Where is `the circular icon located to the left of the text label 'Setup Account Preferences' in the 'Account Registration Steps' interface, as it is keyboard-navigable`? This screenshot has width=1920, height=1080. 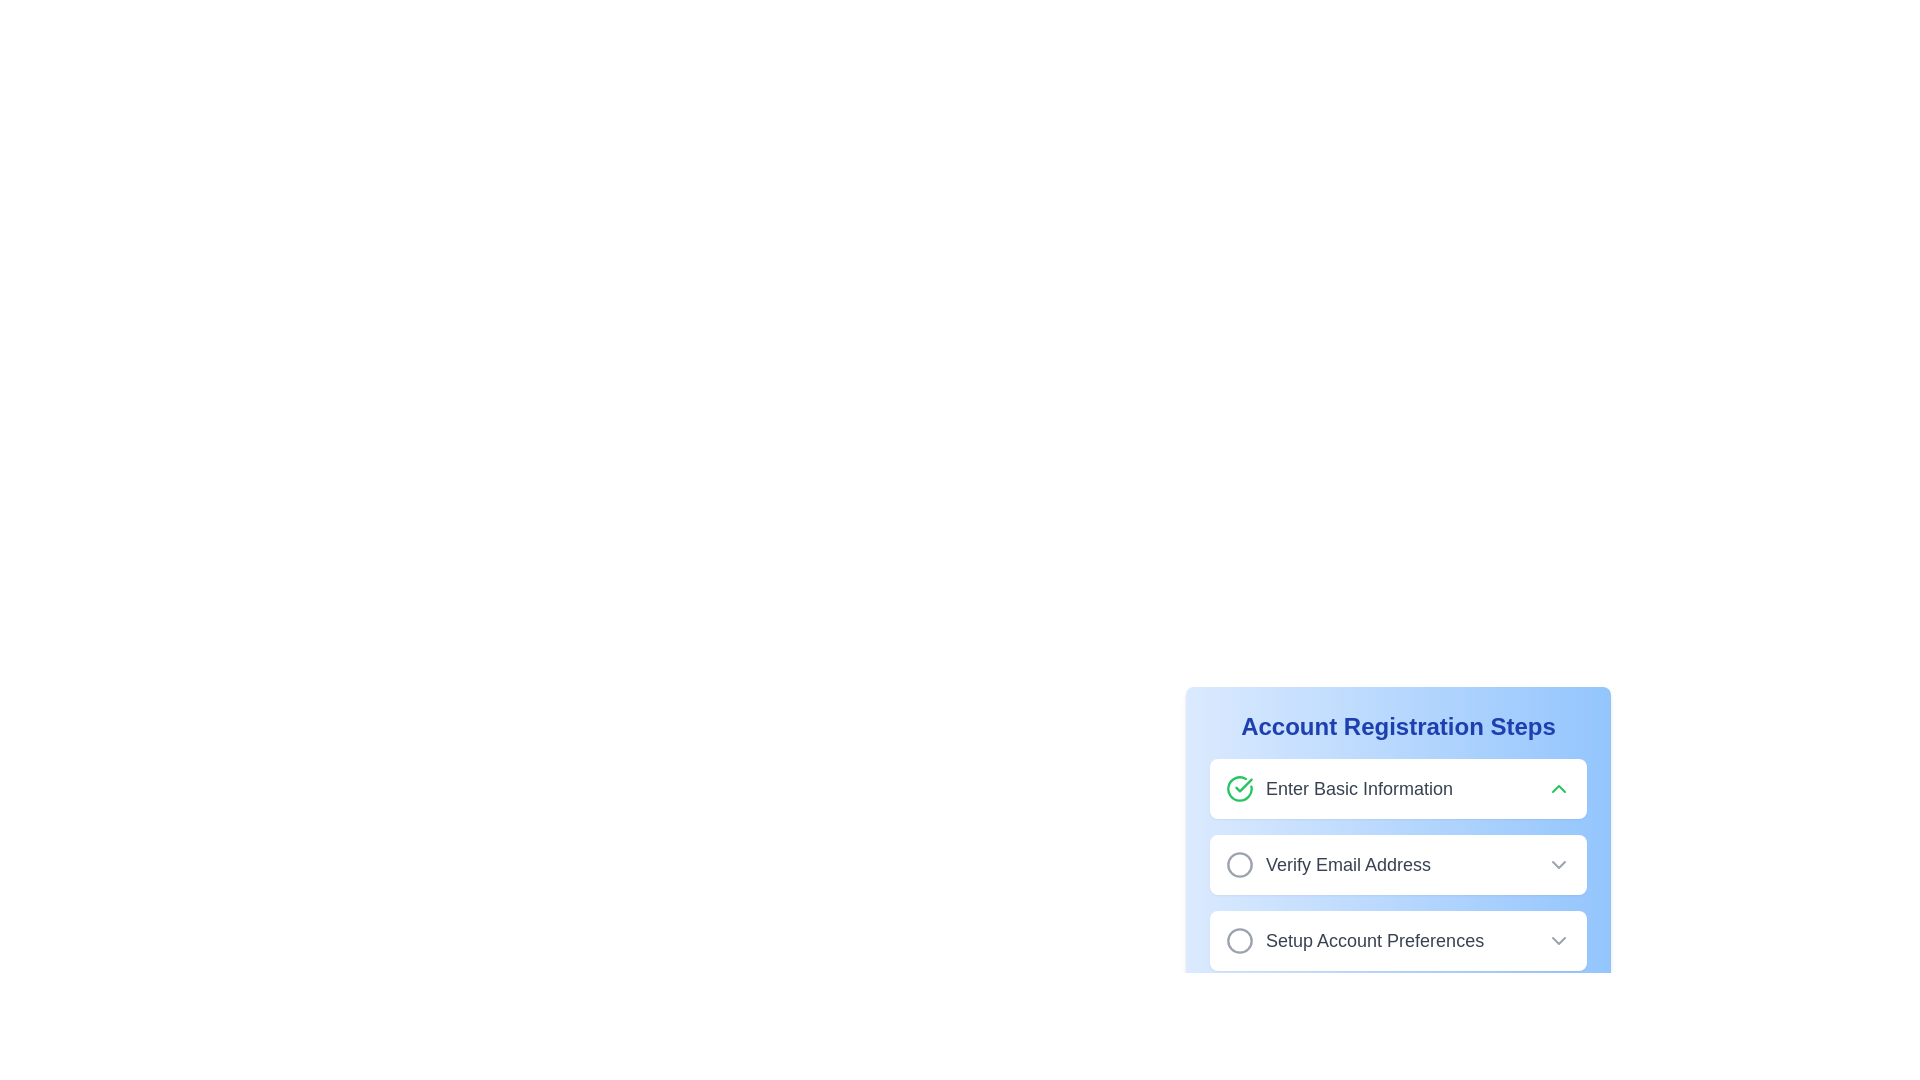
the circular icon located to the left of the text label 'Setup Account Preferences' in the 'Account Registration Steps' interface, as it is keyboard-navigable is located at coordinates (1238, 941).